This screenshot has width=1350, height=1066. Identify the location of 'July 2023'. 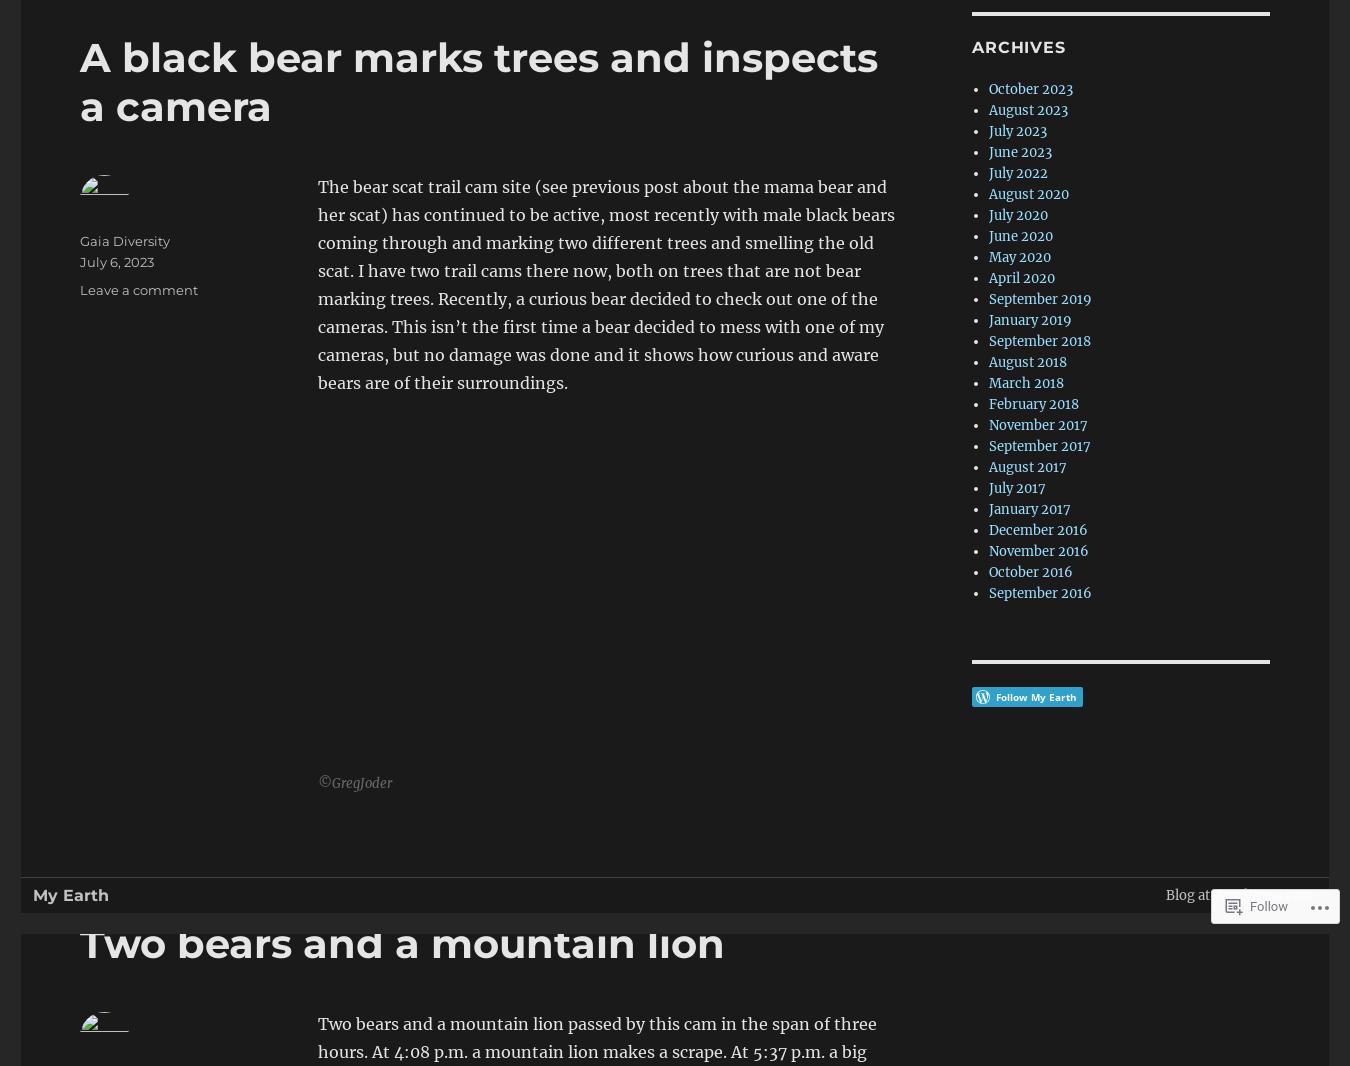
(1016, 130).